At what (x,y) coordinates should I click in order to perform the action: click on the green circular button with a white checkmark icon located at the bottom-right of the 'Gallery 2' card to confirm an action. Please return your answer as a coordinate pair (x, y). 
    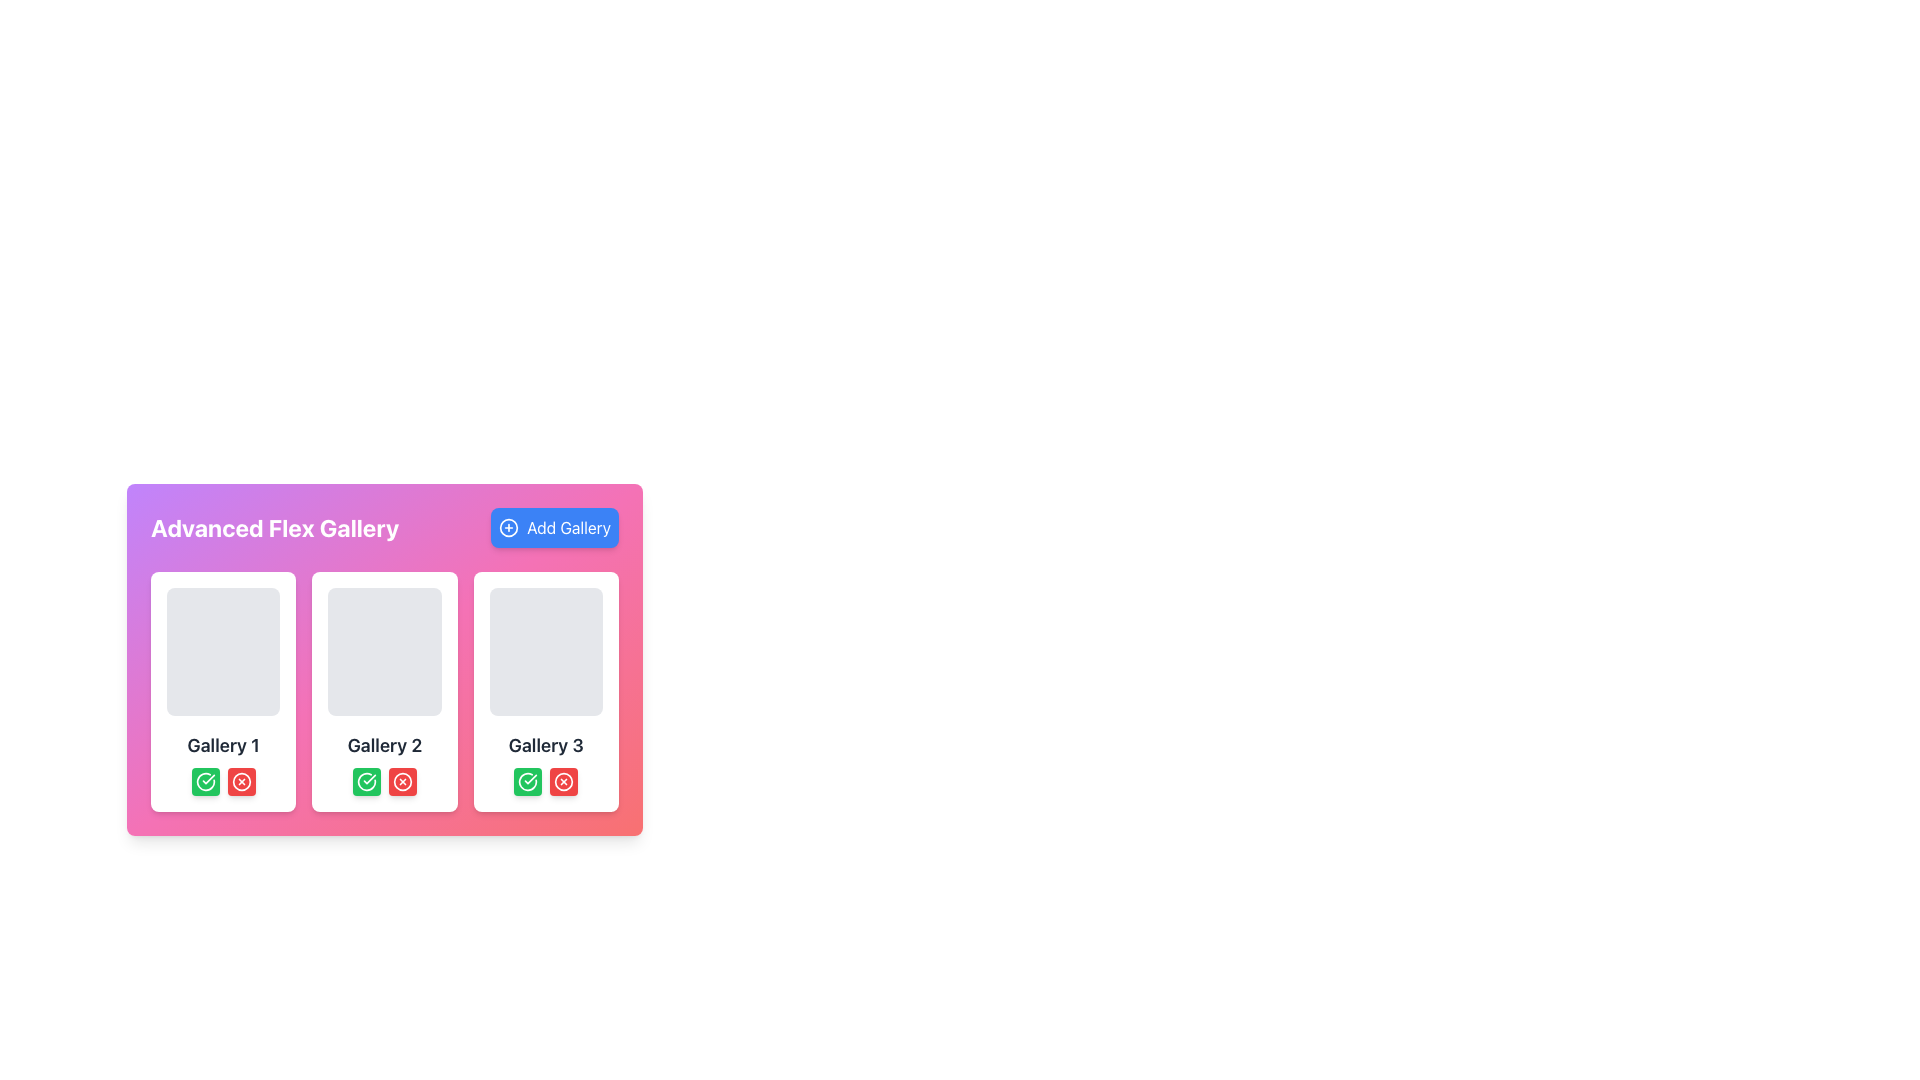
    Looking at the image, I should click on (205, 781).